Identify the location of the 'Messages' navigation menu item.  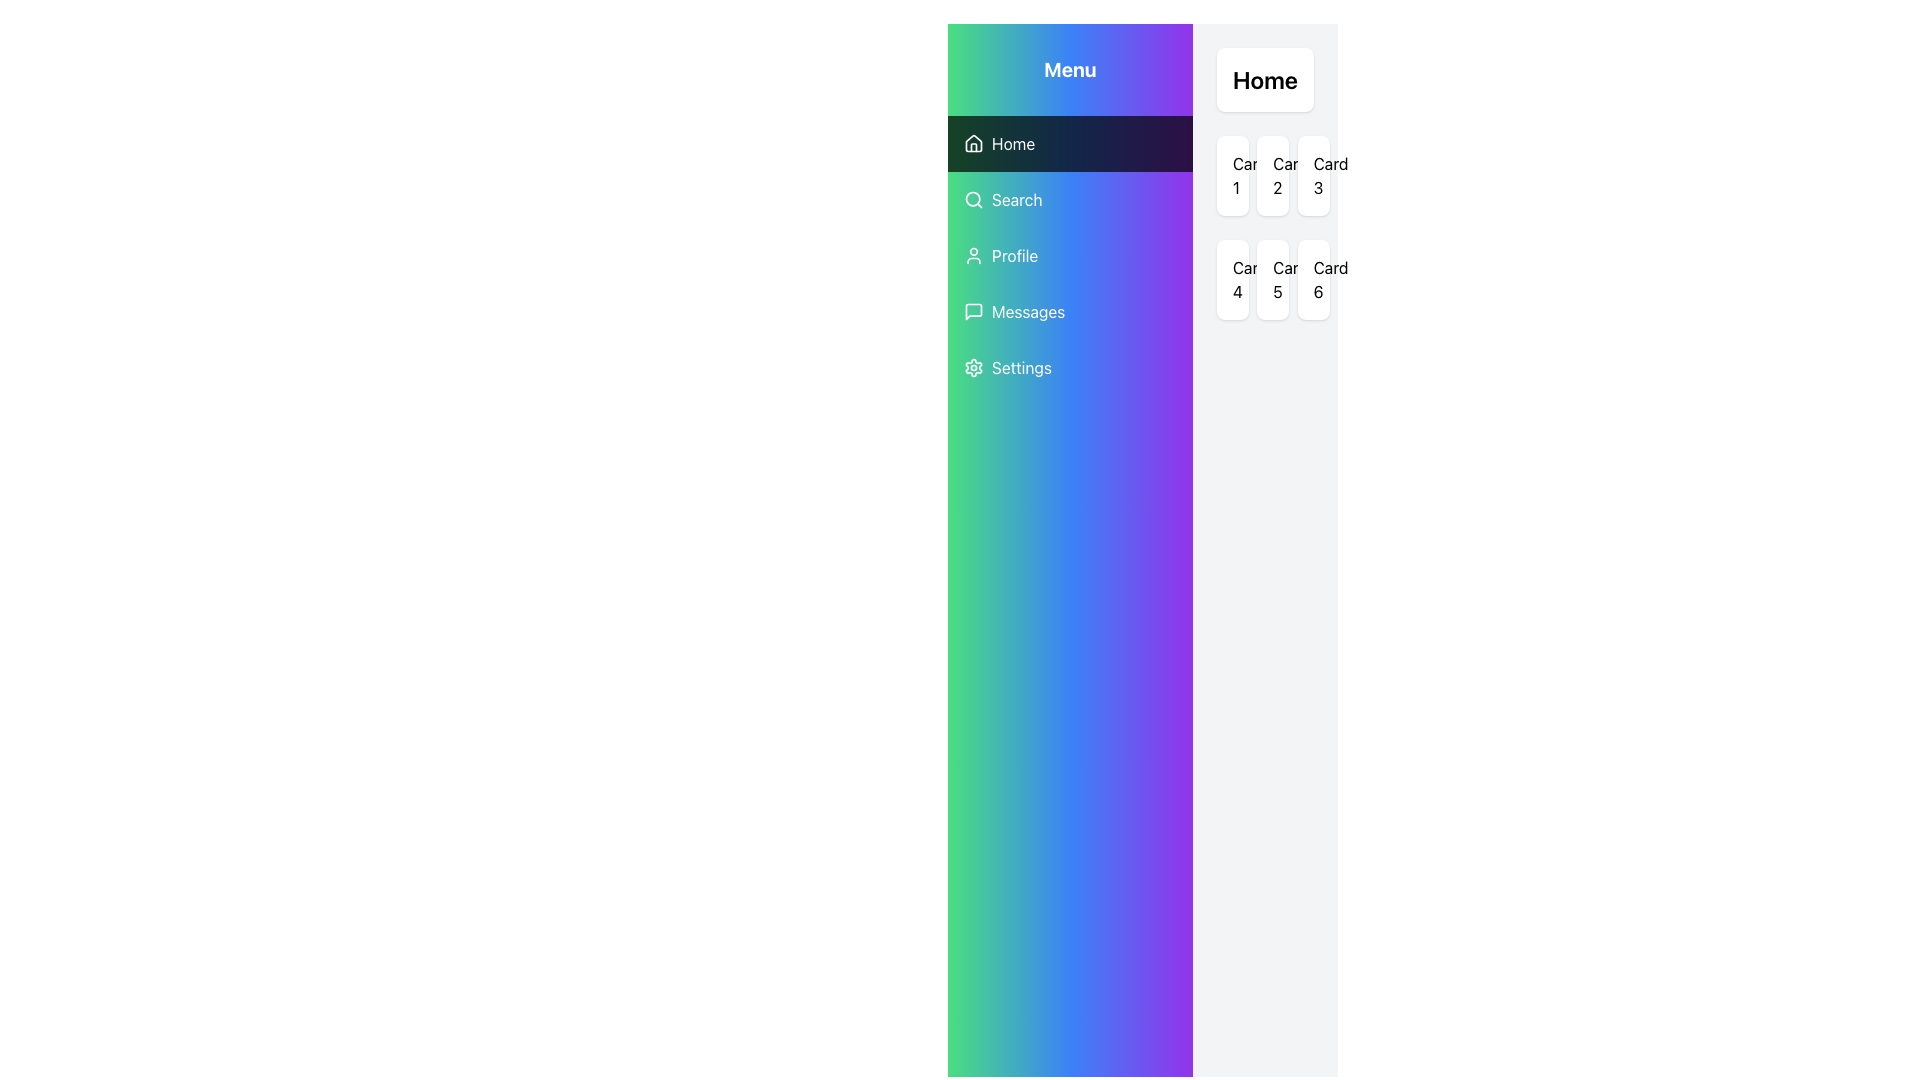
(1069, 312).